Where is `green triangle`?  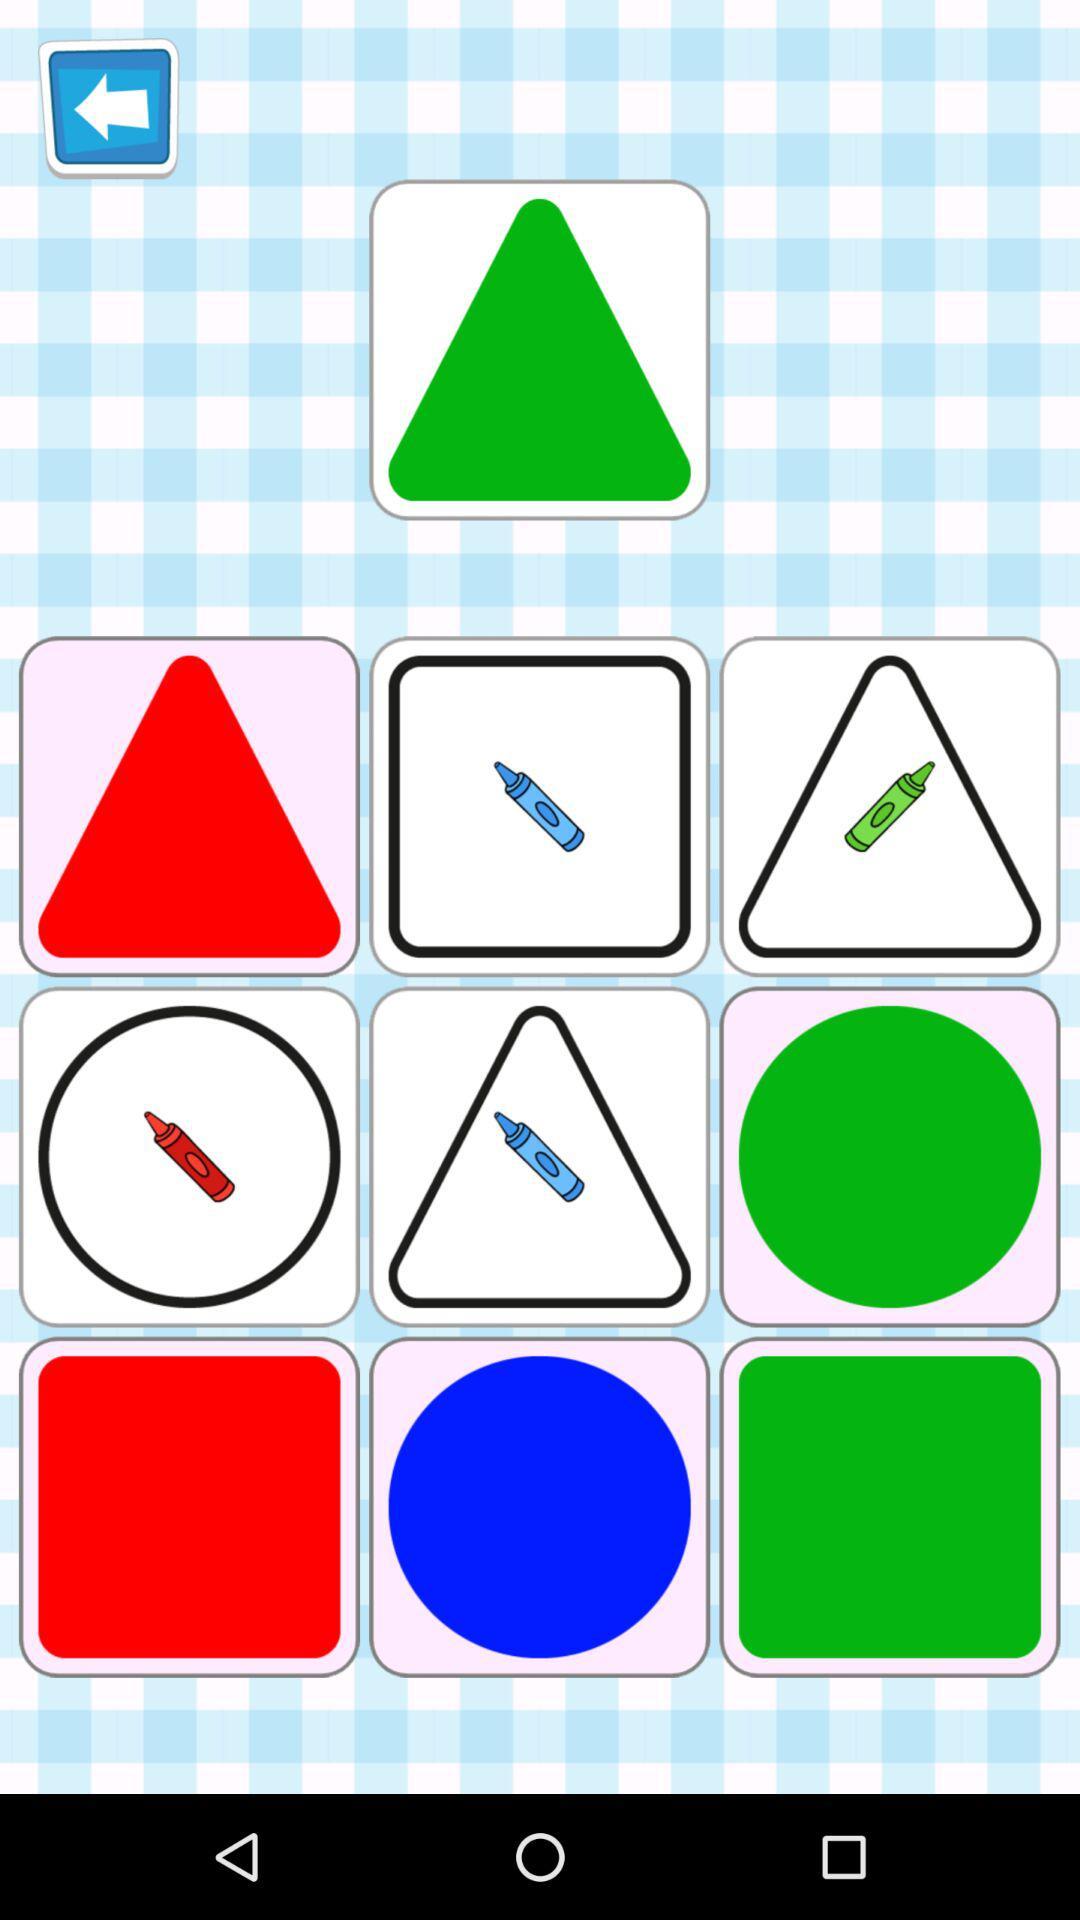 green triangle is located at coordinates (538, 349).